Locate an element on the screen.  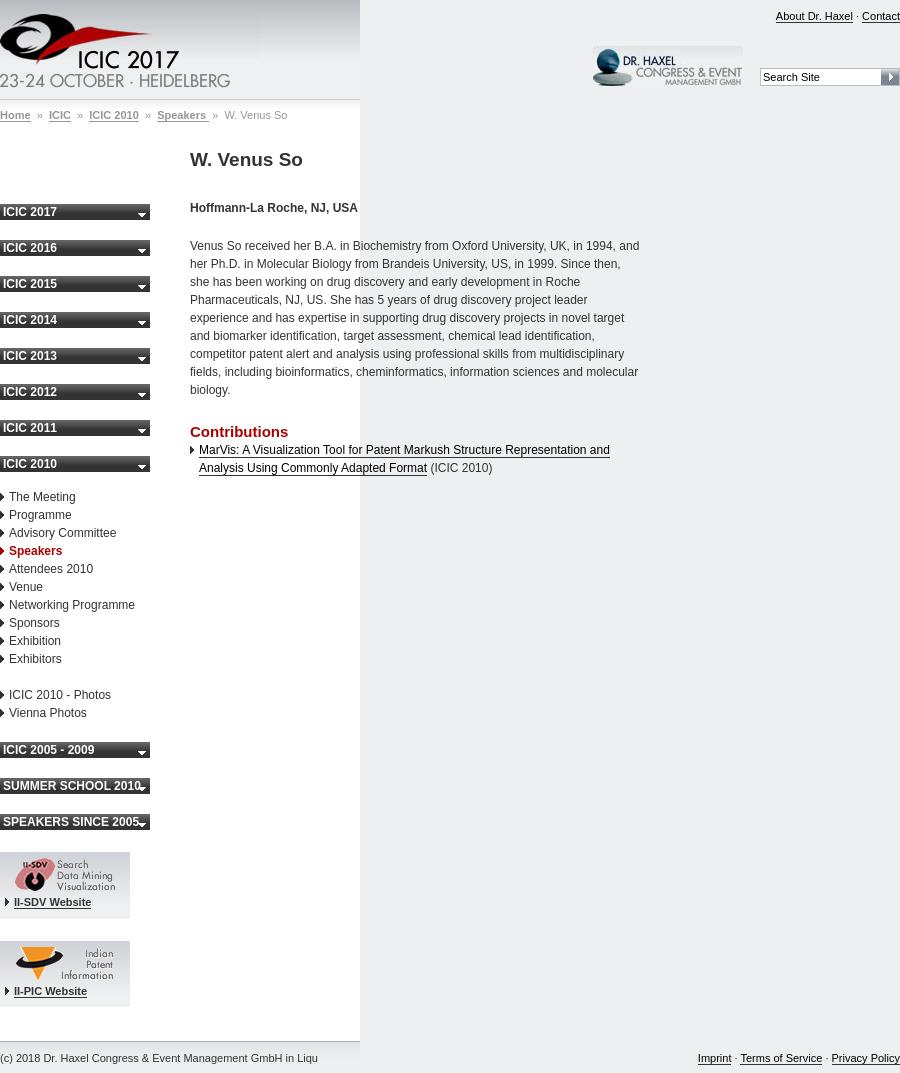
'Contact' is located at coordinates (881, 14).